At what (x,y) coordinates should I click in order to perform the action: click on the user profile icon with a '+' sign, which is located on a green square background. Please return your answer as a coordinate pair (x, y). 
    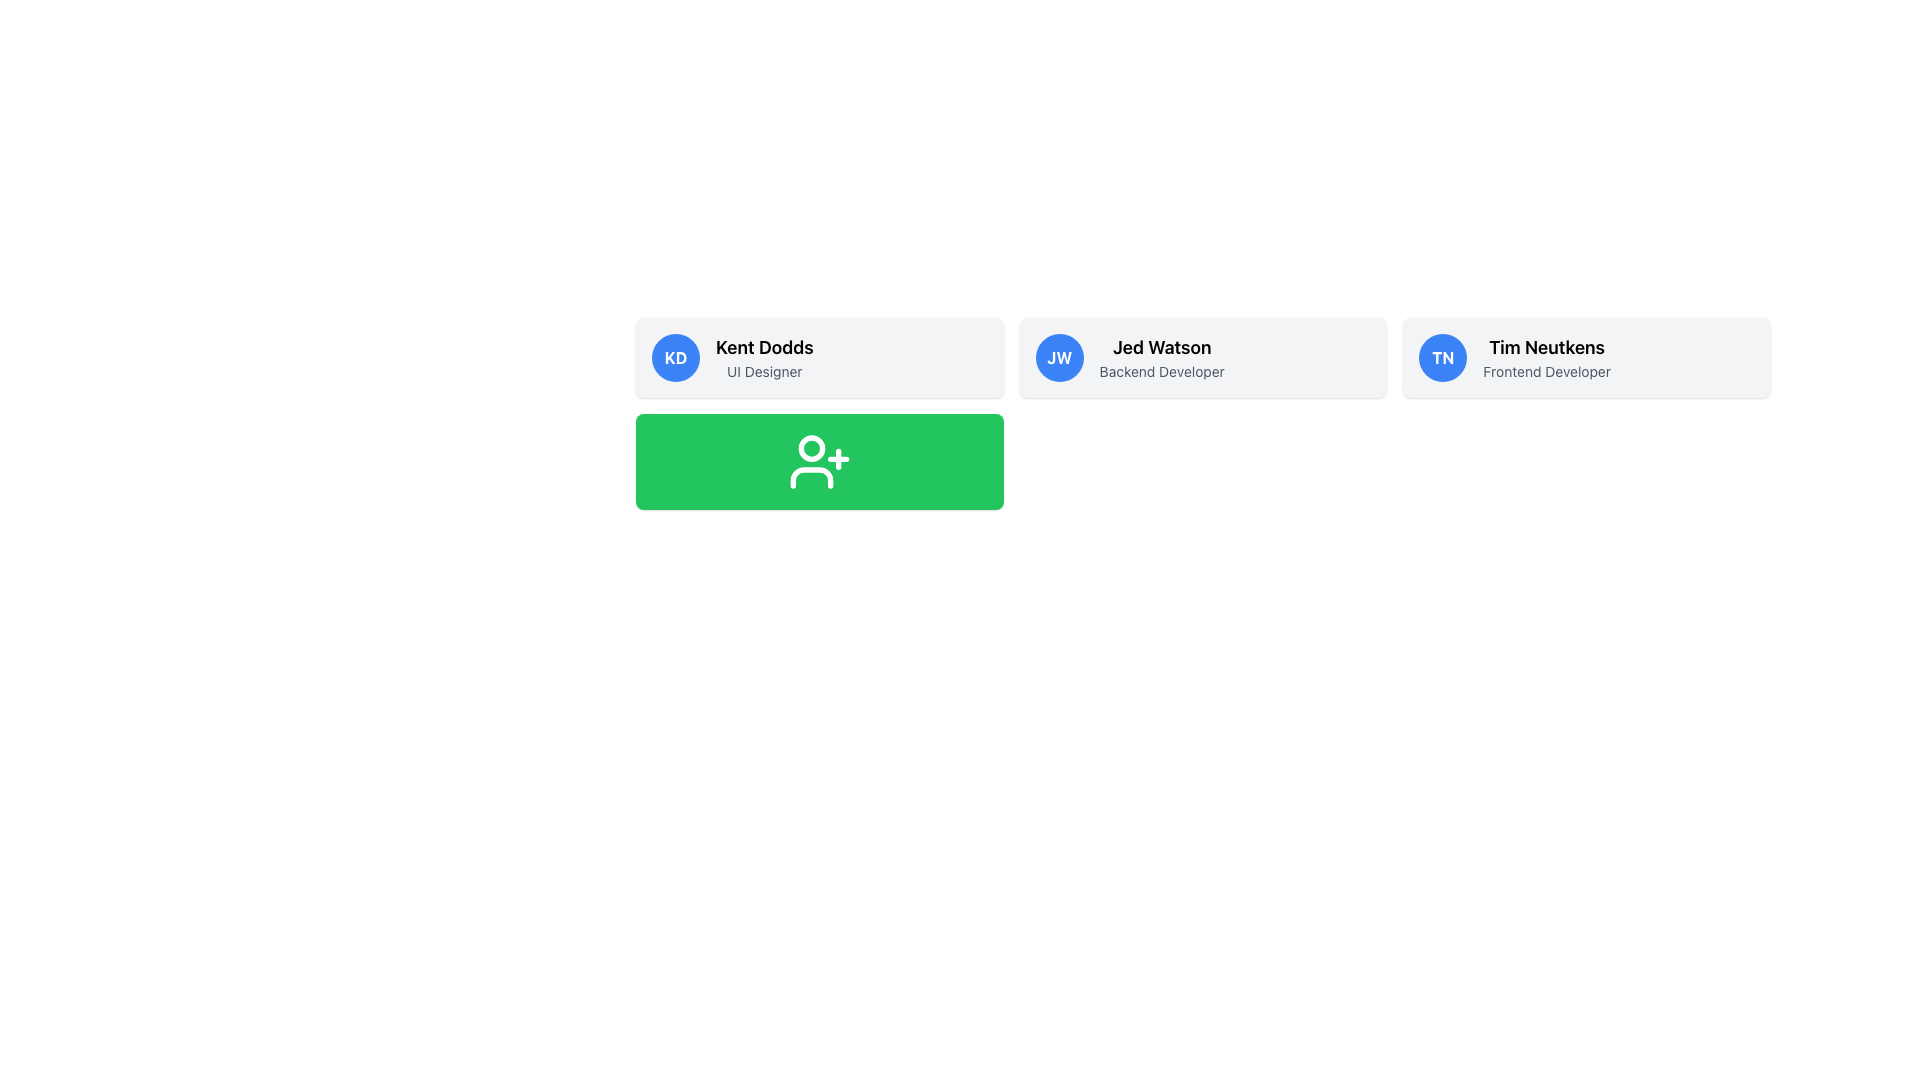
    Looking at the image, I should click on (819, 462).